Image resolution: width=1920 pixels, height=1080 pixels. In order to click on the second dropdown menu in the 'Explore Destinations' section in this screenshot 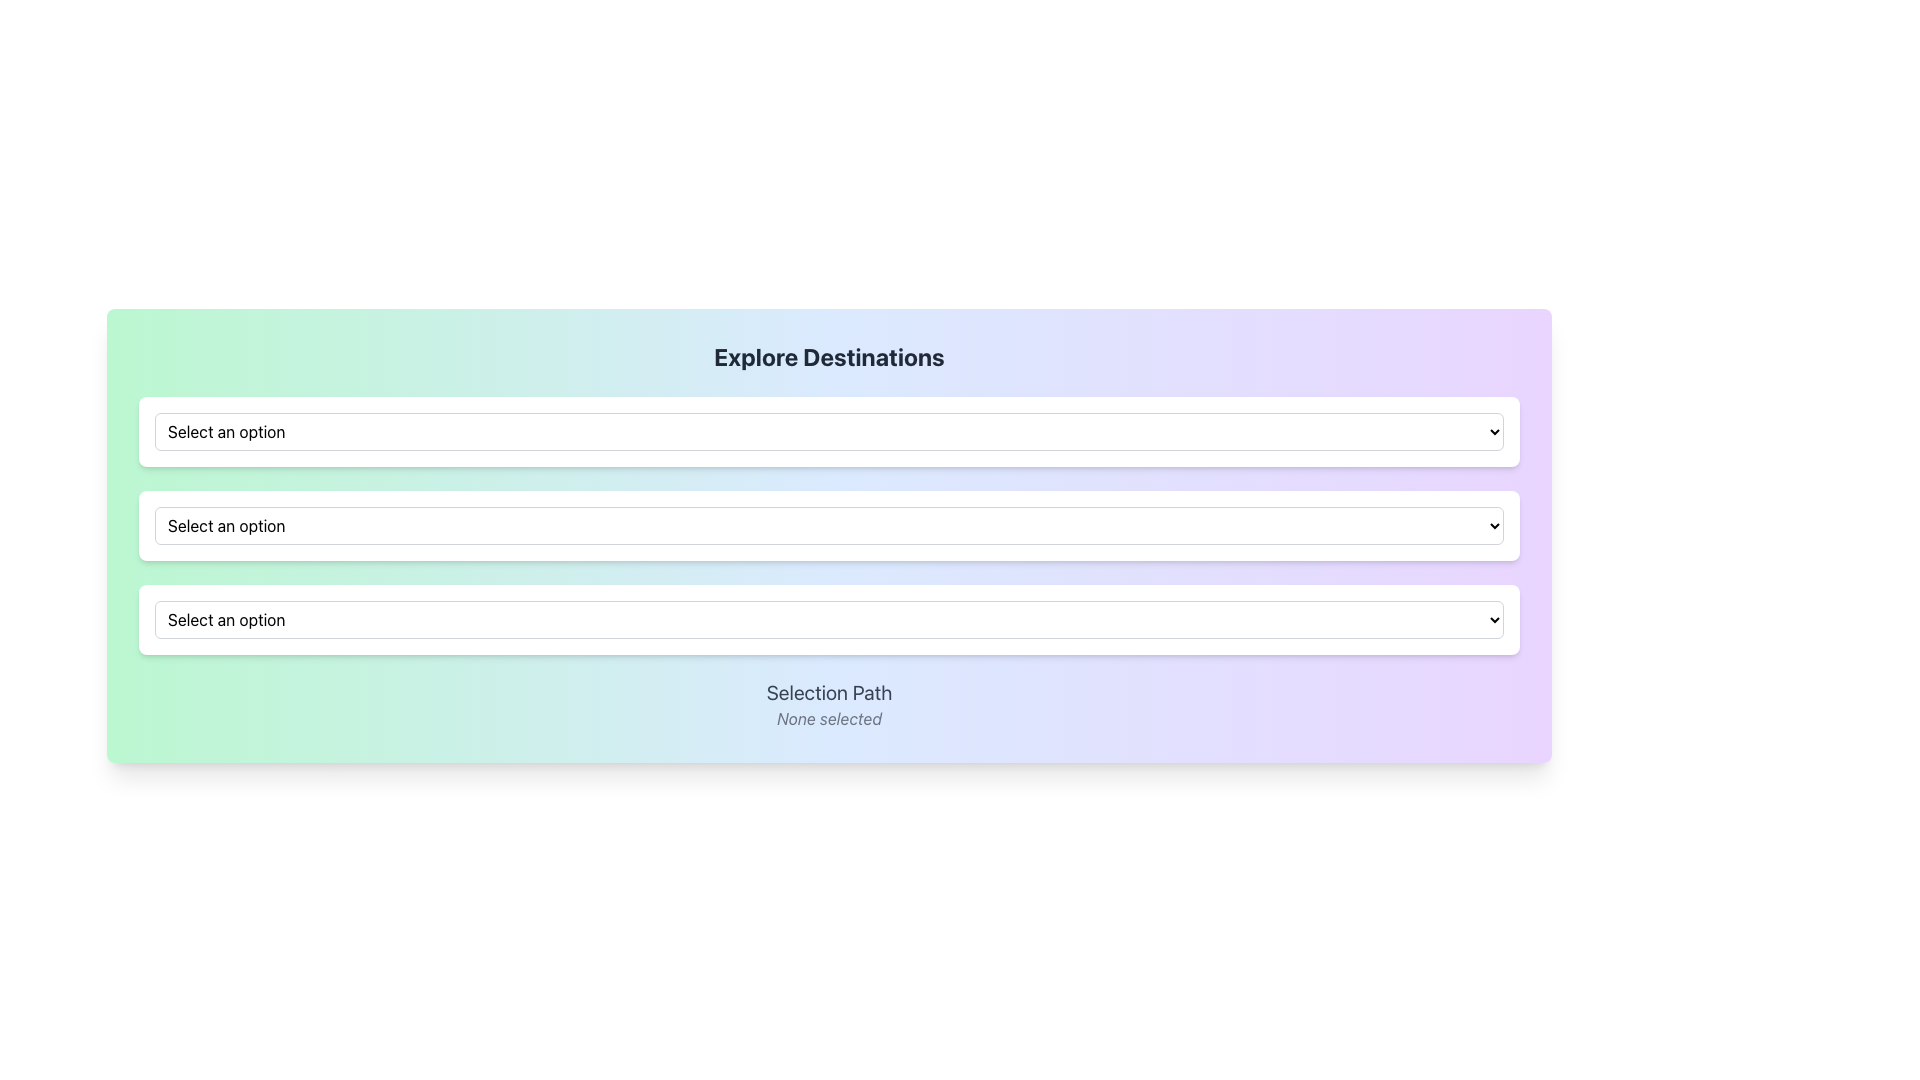, I will do `click(829, 524)`.